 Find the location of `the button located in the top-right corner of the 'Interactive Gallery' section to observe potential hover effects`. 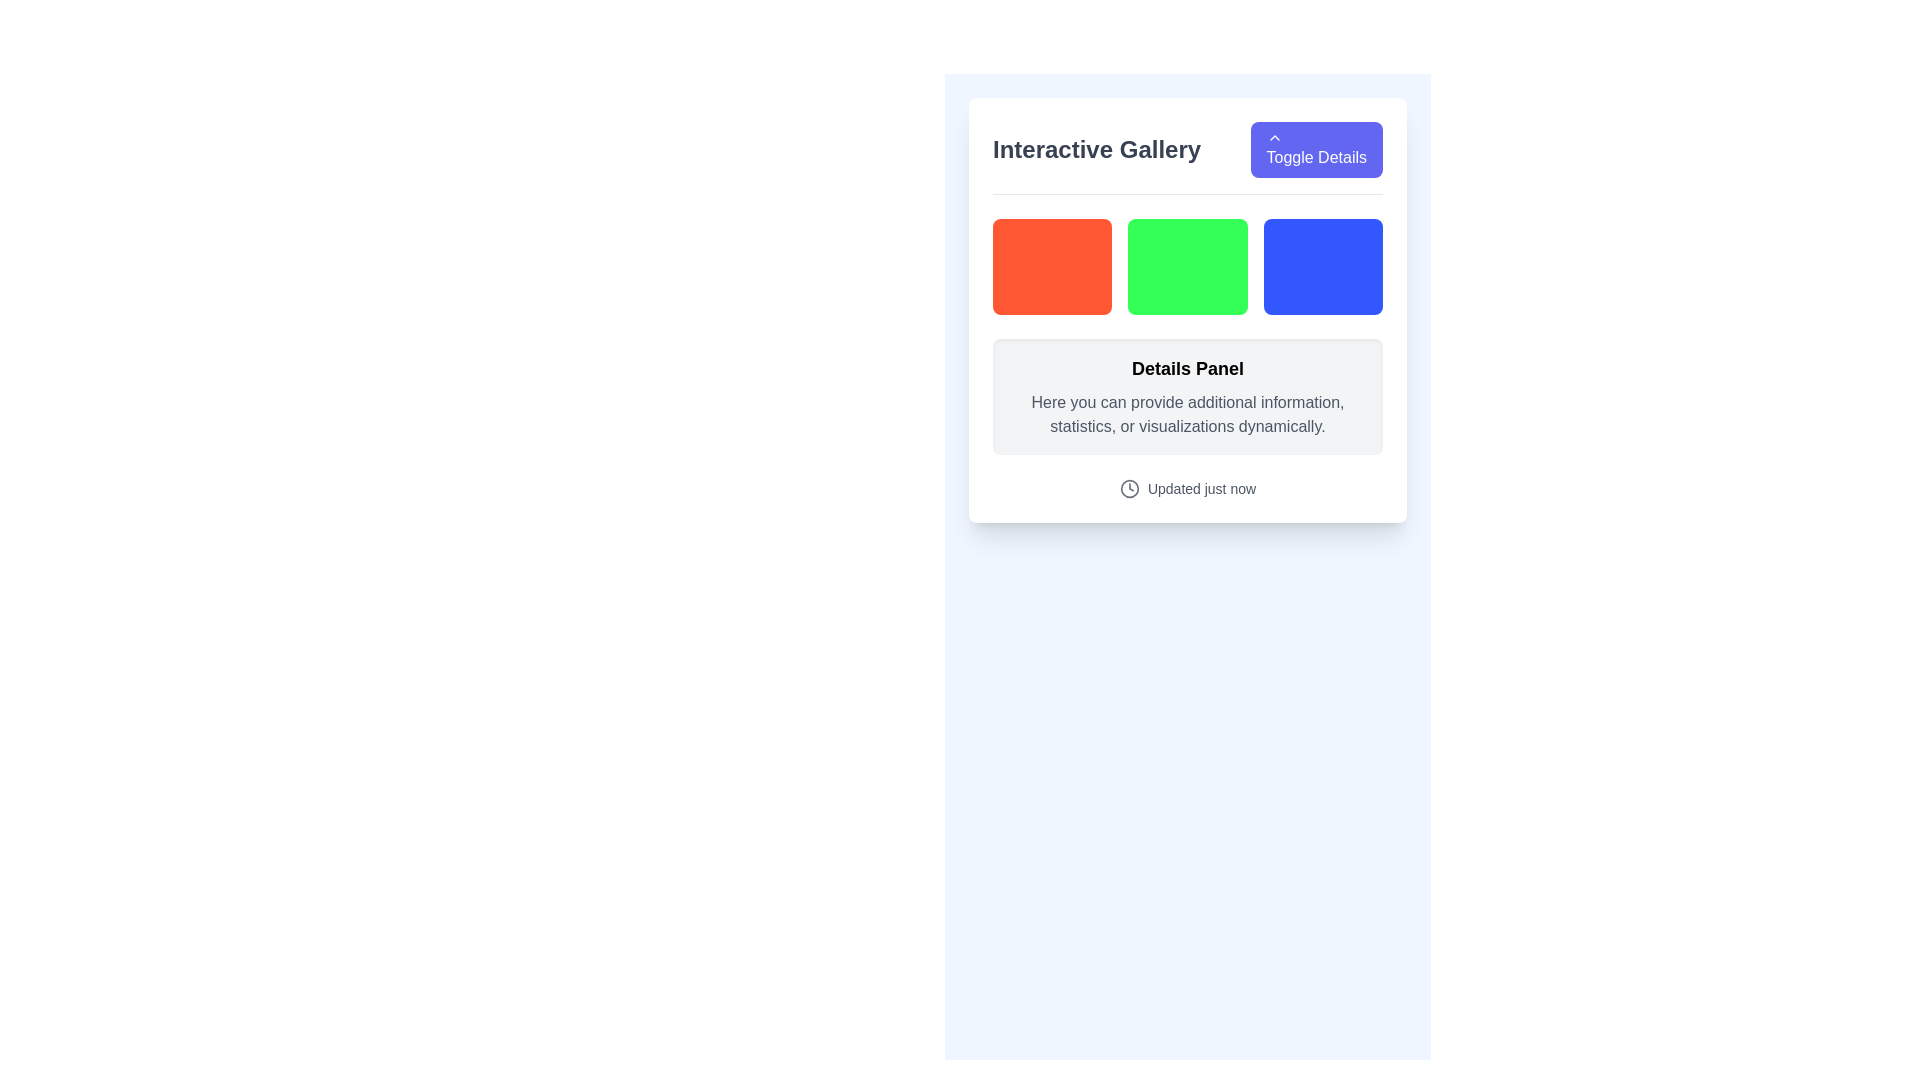

the button located in the top-right corner of the 'Interactive Gallery' section to observe potential hover effects is located at coordinates (1316, 149).